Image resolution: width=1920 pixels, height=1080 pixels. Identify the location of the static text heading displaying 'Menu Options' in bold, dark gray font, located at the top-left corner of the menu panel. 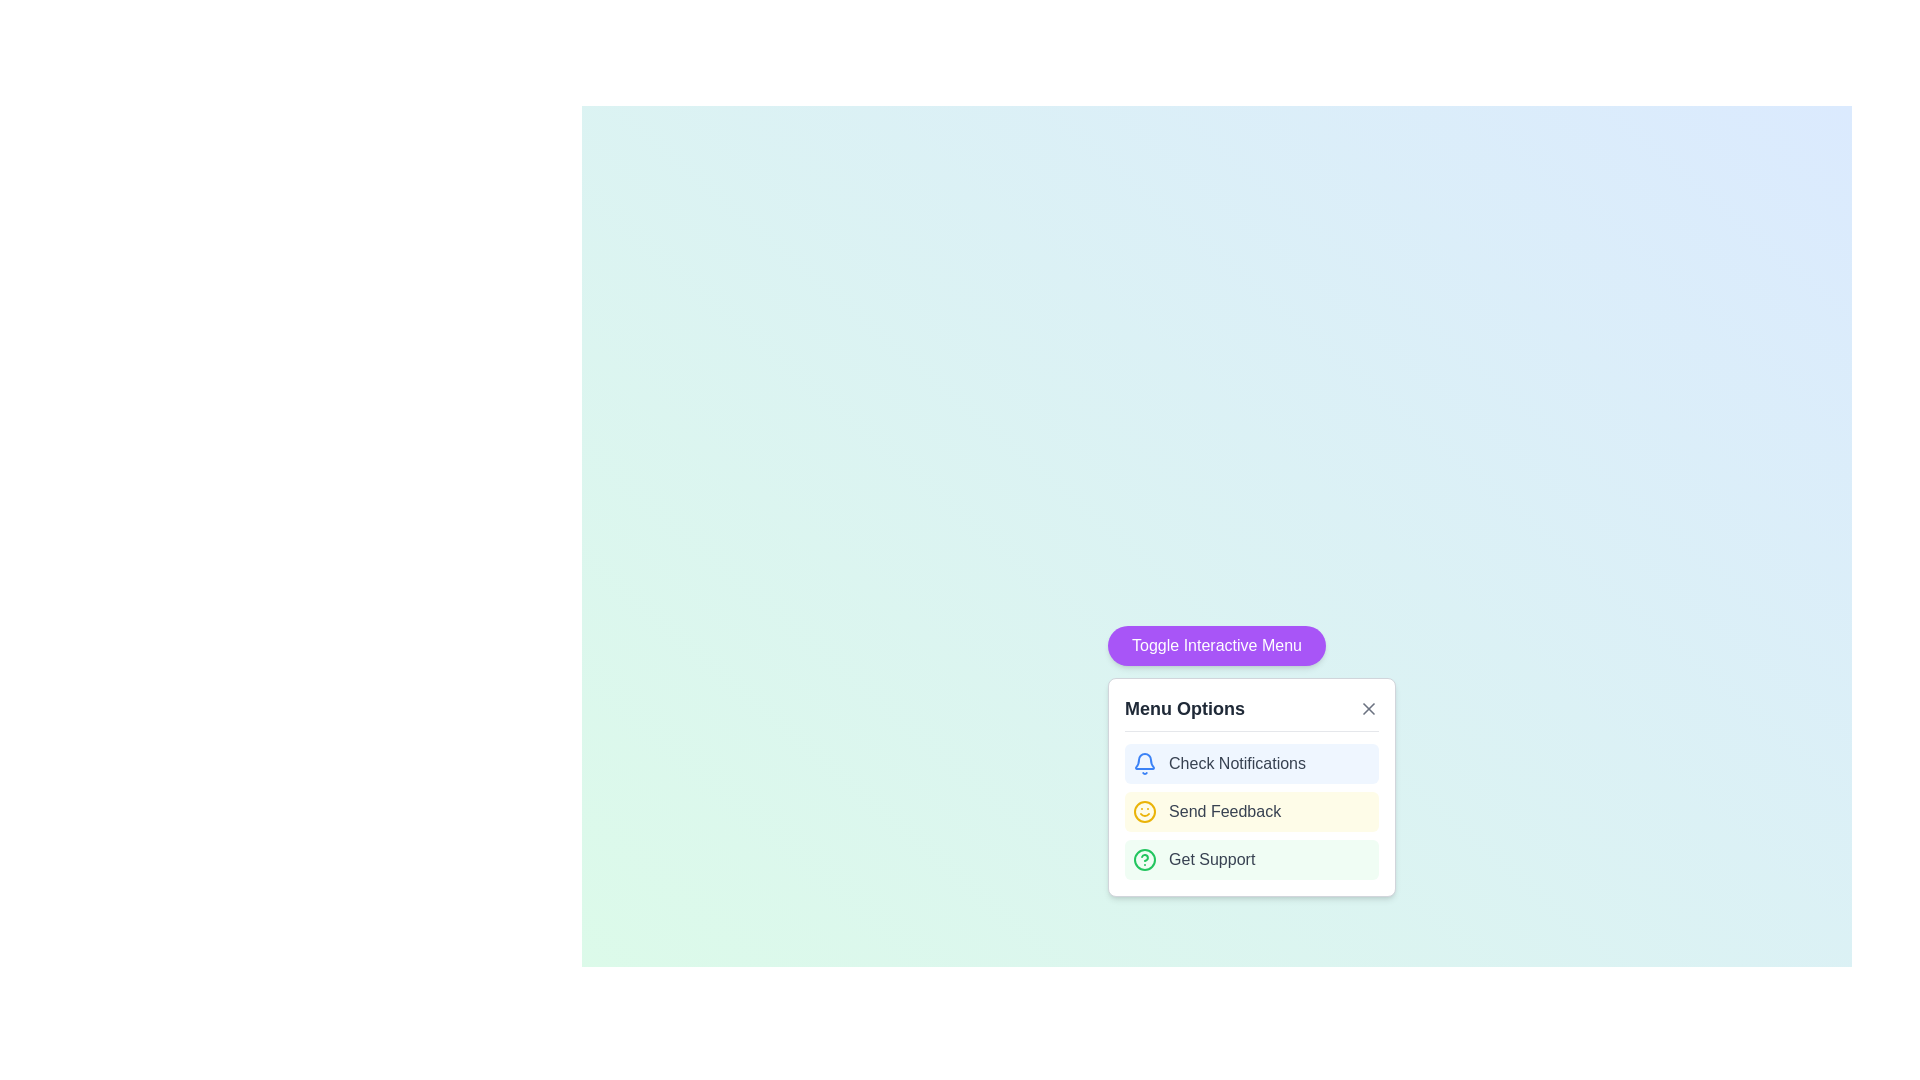
(1185, 708).